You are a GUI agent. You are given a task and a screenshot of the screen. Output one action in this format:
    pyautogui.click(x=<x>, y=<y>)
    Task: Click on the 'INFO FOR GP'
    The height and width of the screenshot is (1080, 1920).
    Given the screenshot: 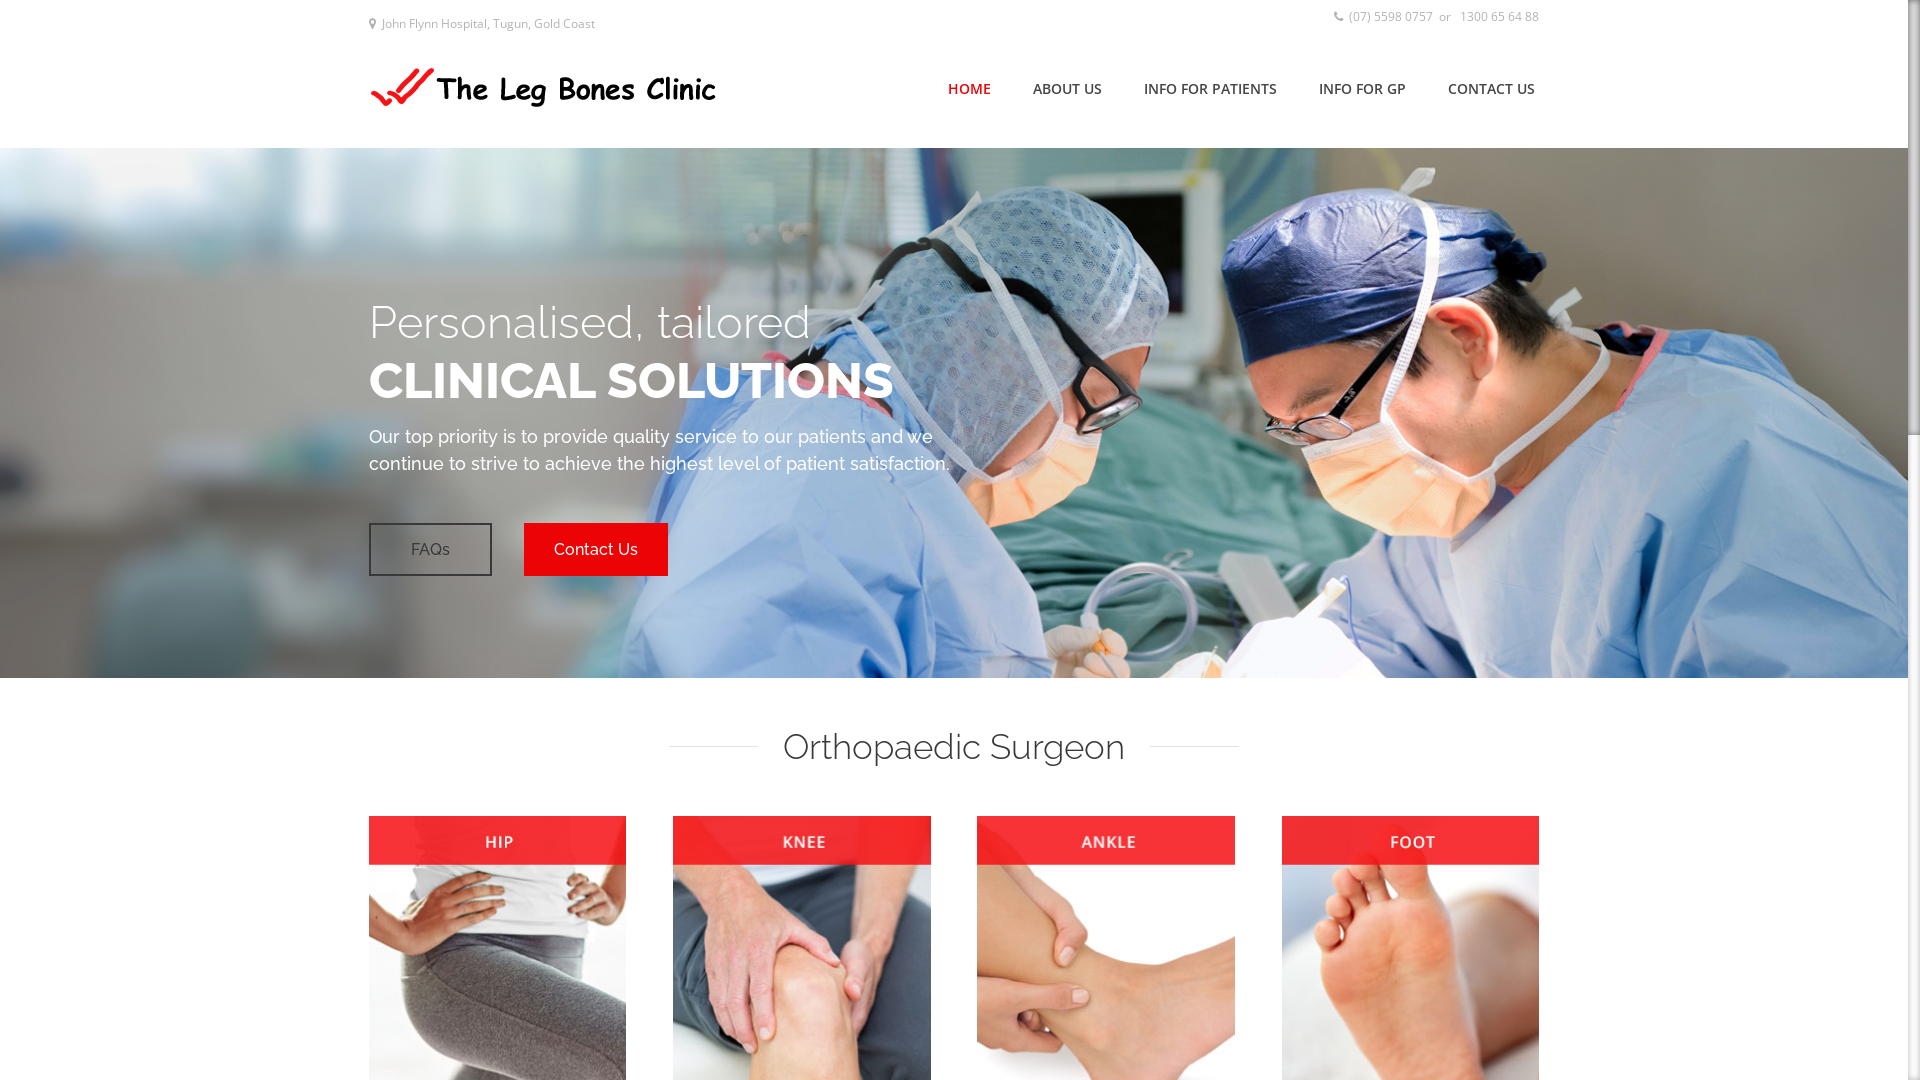 What is the action you would take?
    pyautogui.click(x=1361, y=87)
    